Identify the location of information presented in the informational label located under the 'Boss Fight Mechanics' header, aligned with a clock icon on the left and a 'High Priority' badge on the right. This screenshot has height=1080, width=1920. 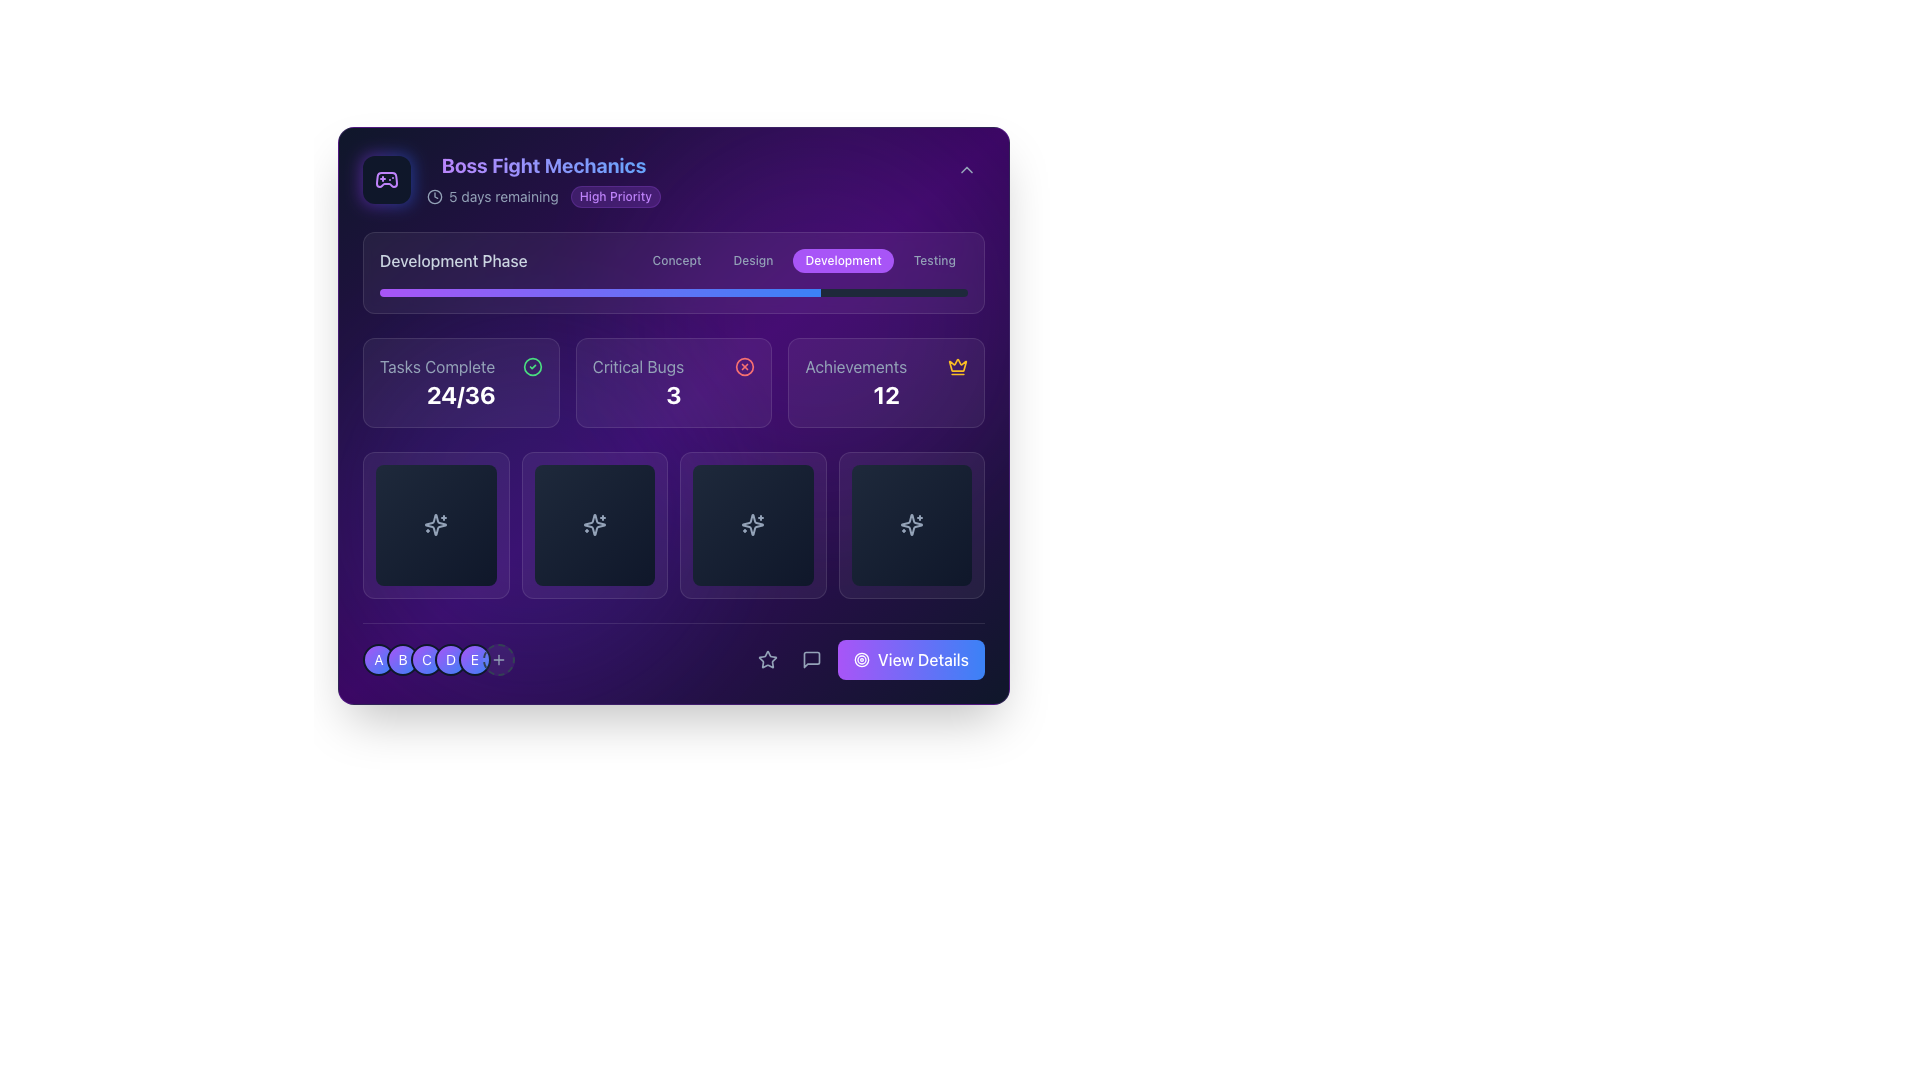
(543, 196).